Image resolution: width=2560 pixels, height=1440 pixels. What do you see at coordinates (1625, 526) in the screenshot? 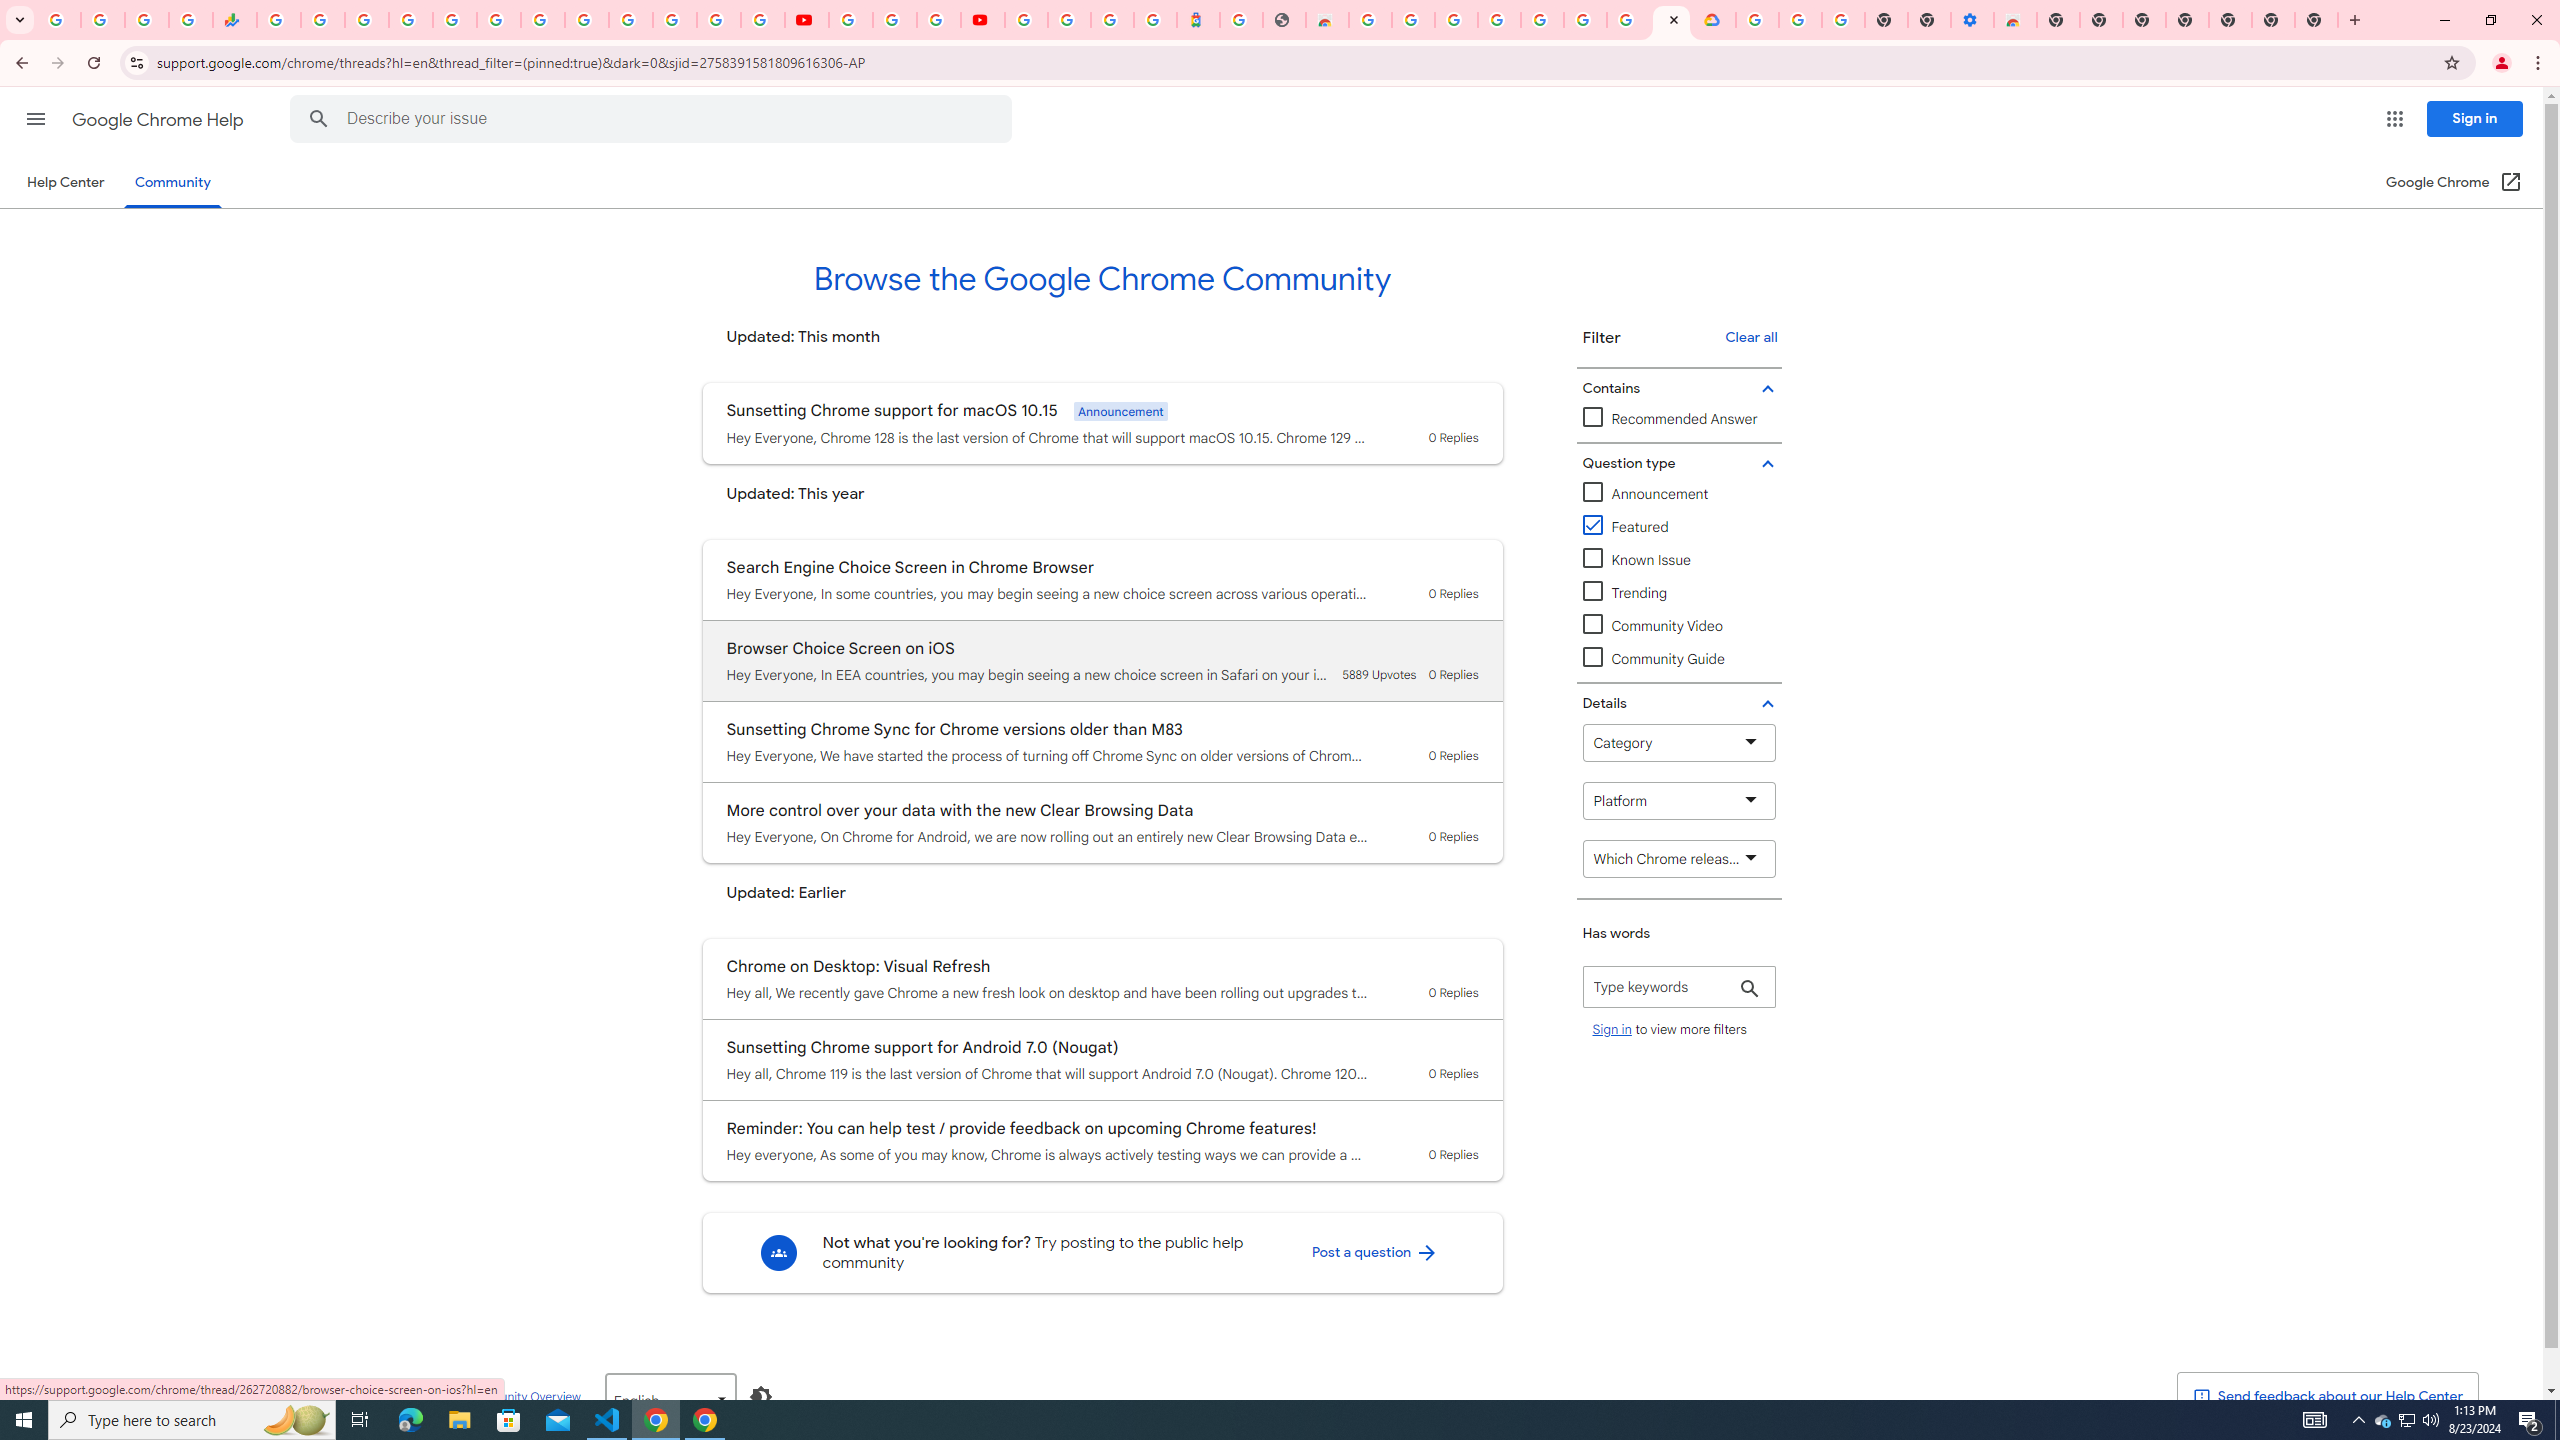
I see `'Featured'` at bounding box center [1625, 526].